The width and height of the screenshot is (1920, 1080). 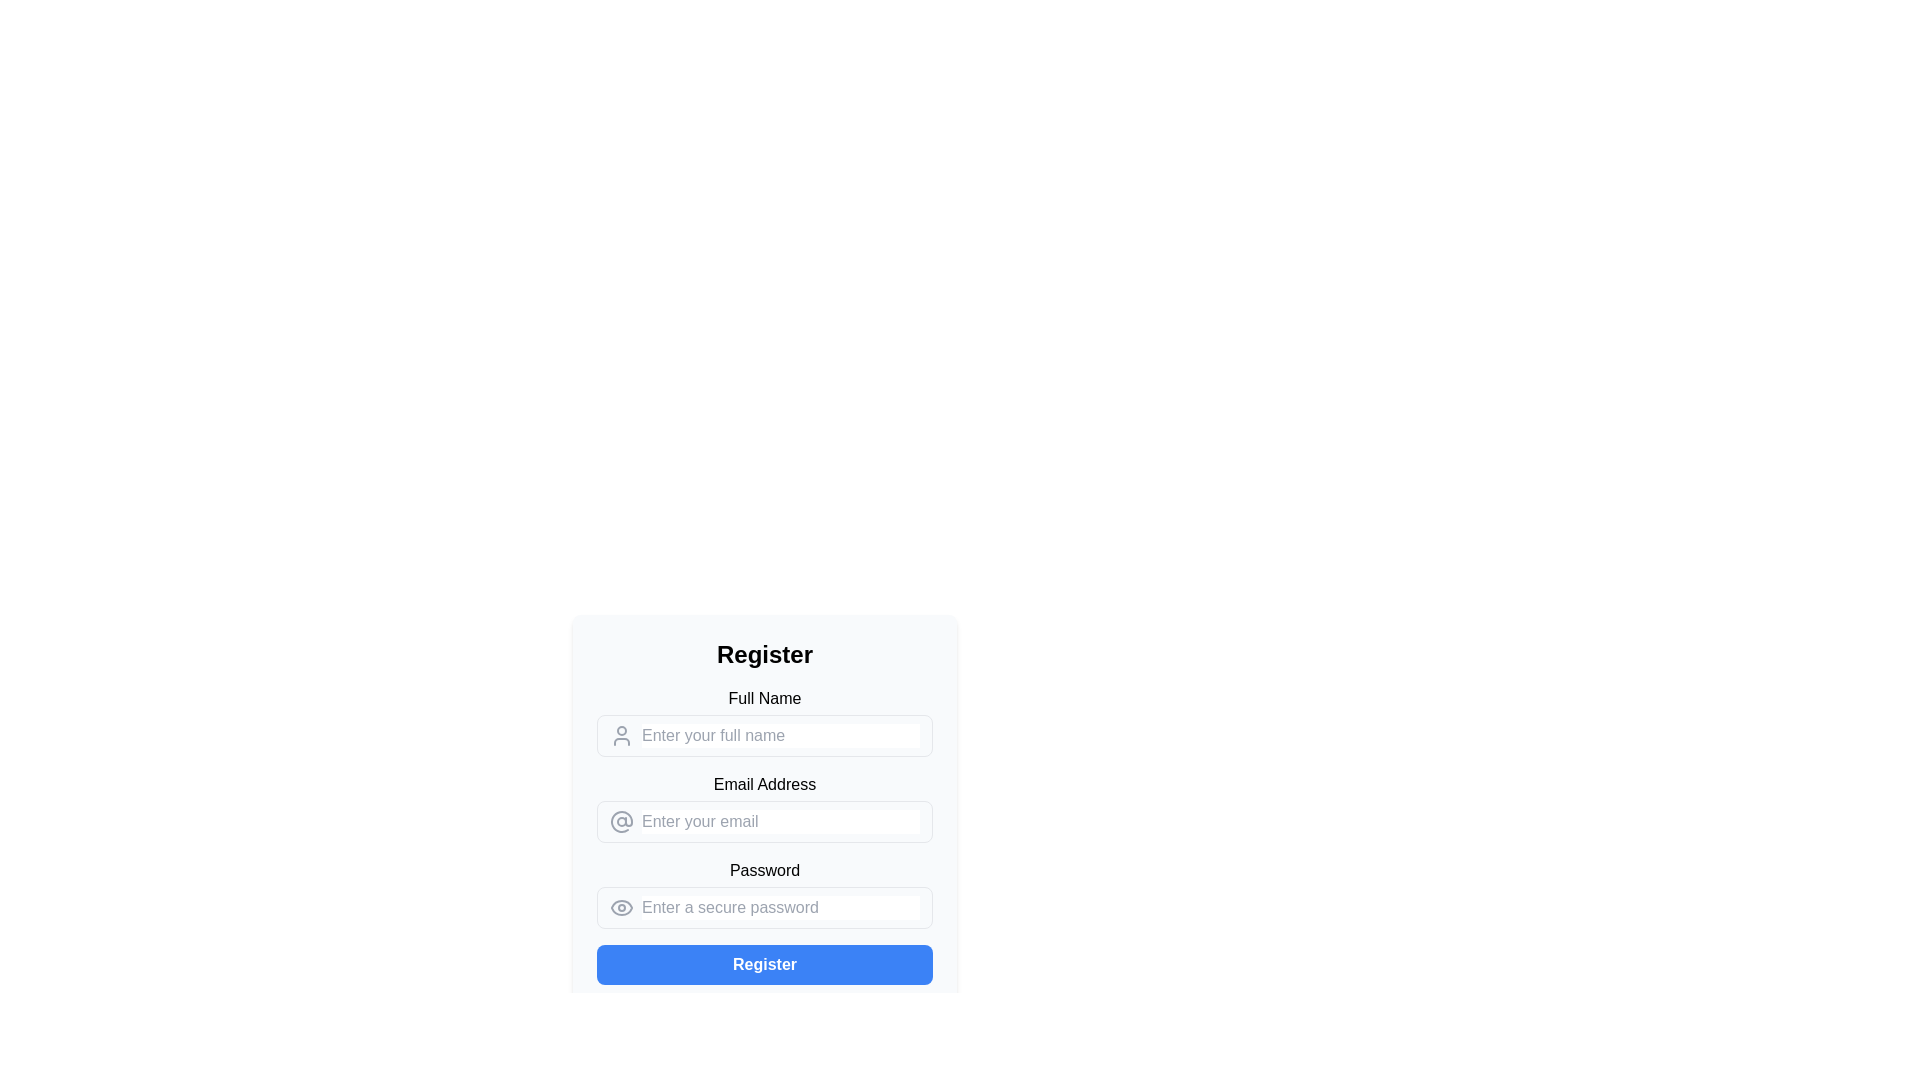 I want to click on the text input field for 'Full Name', so click(x=780, y=736).